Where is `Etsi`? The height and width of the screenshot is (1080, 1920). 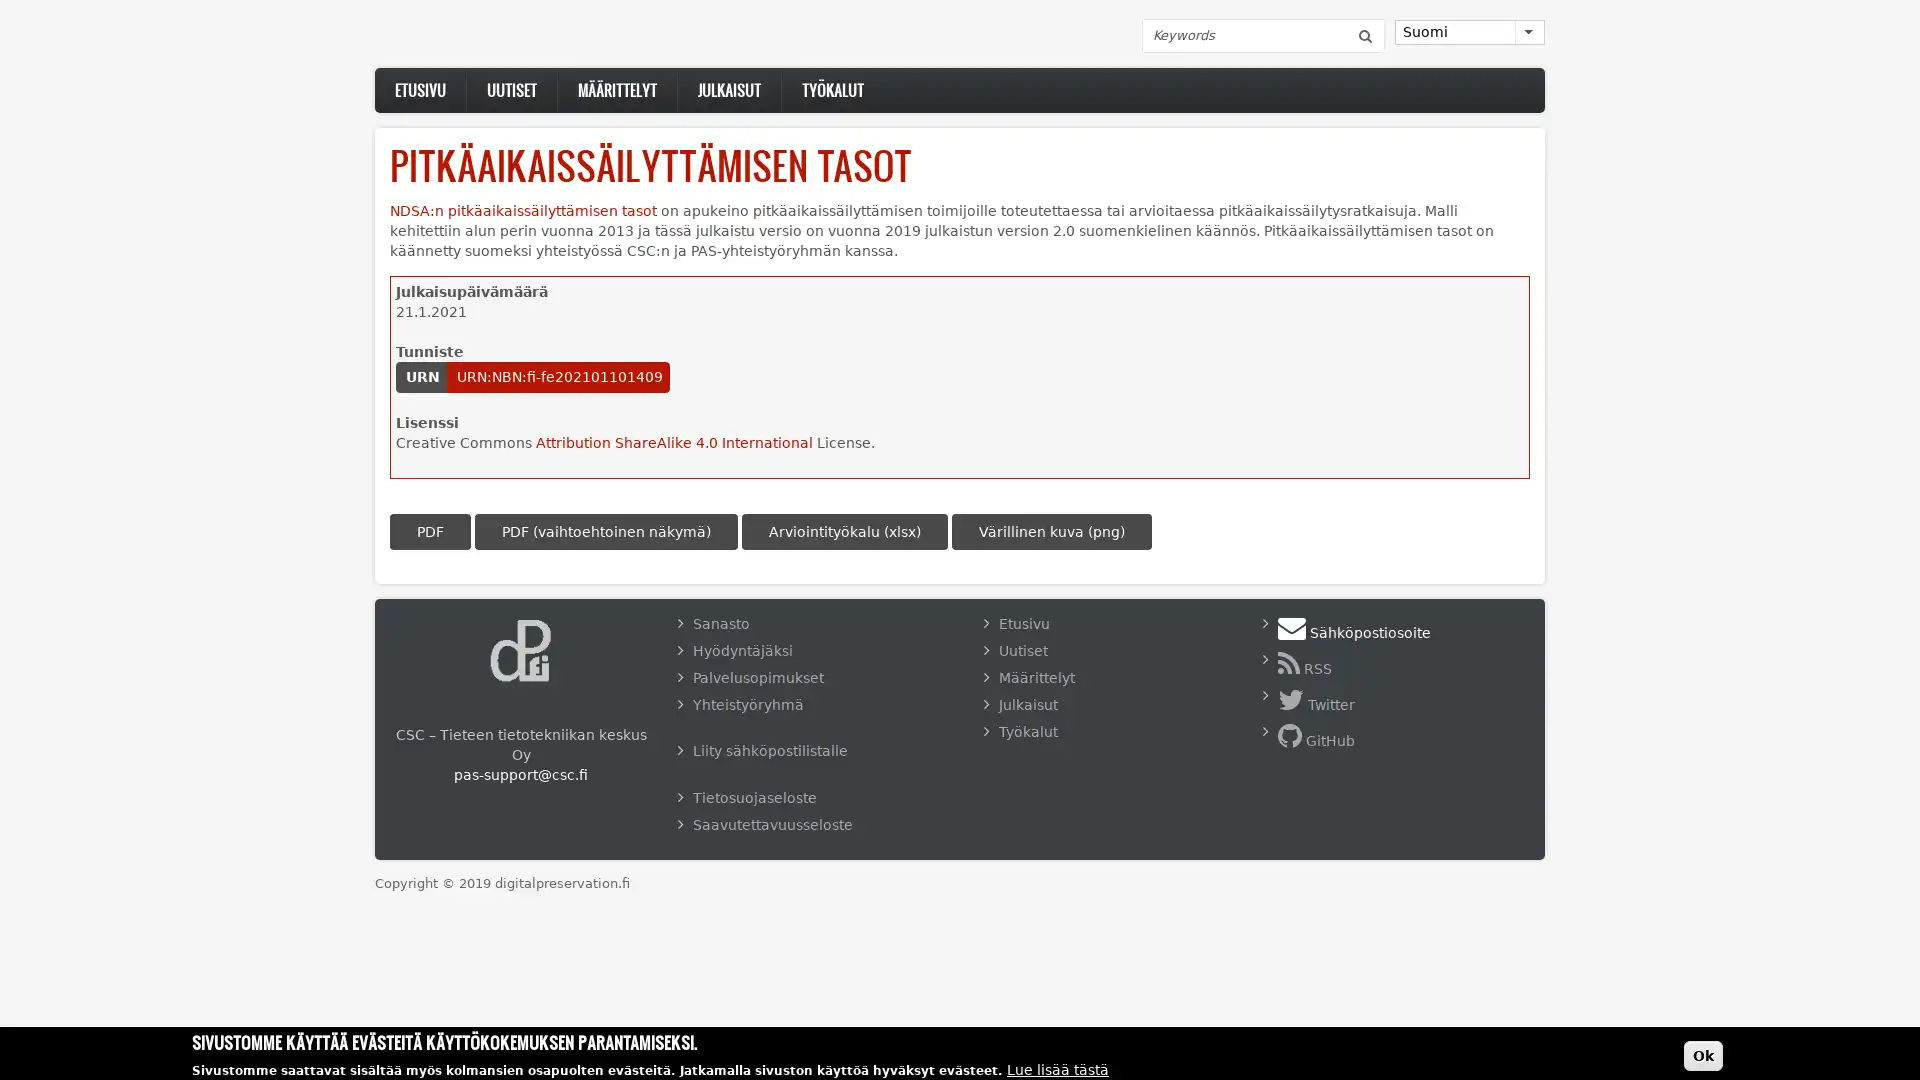
Etsi is located at coordinates (1365, 36).